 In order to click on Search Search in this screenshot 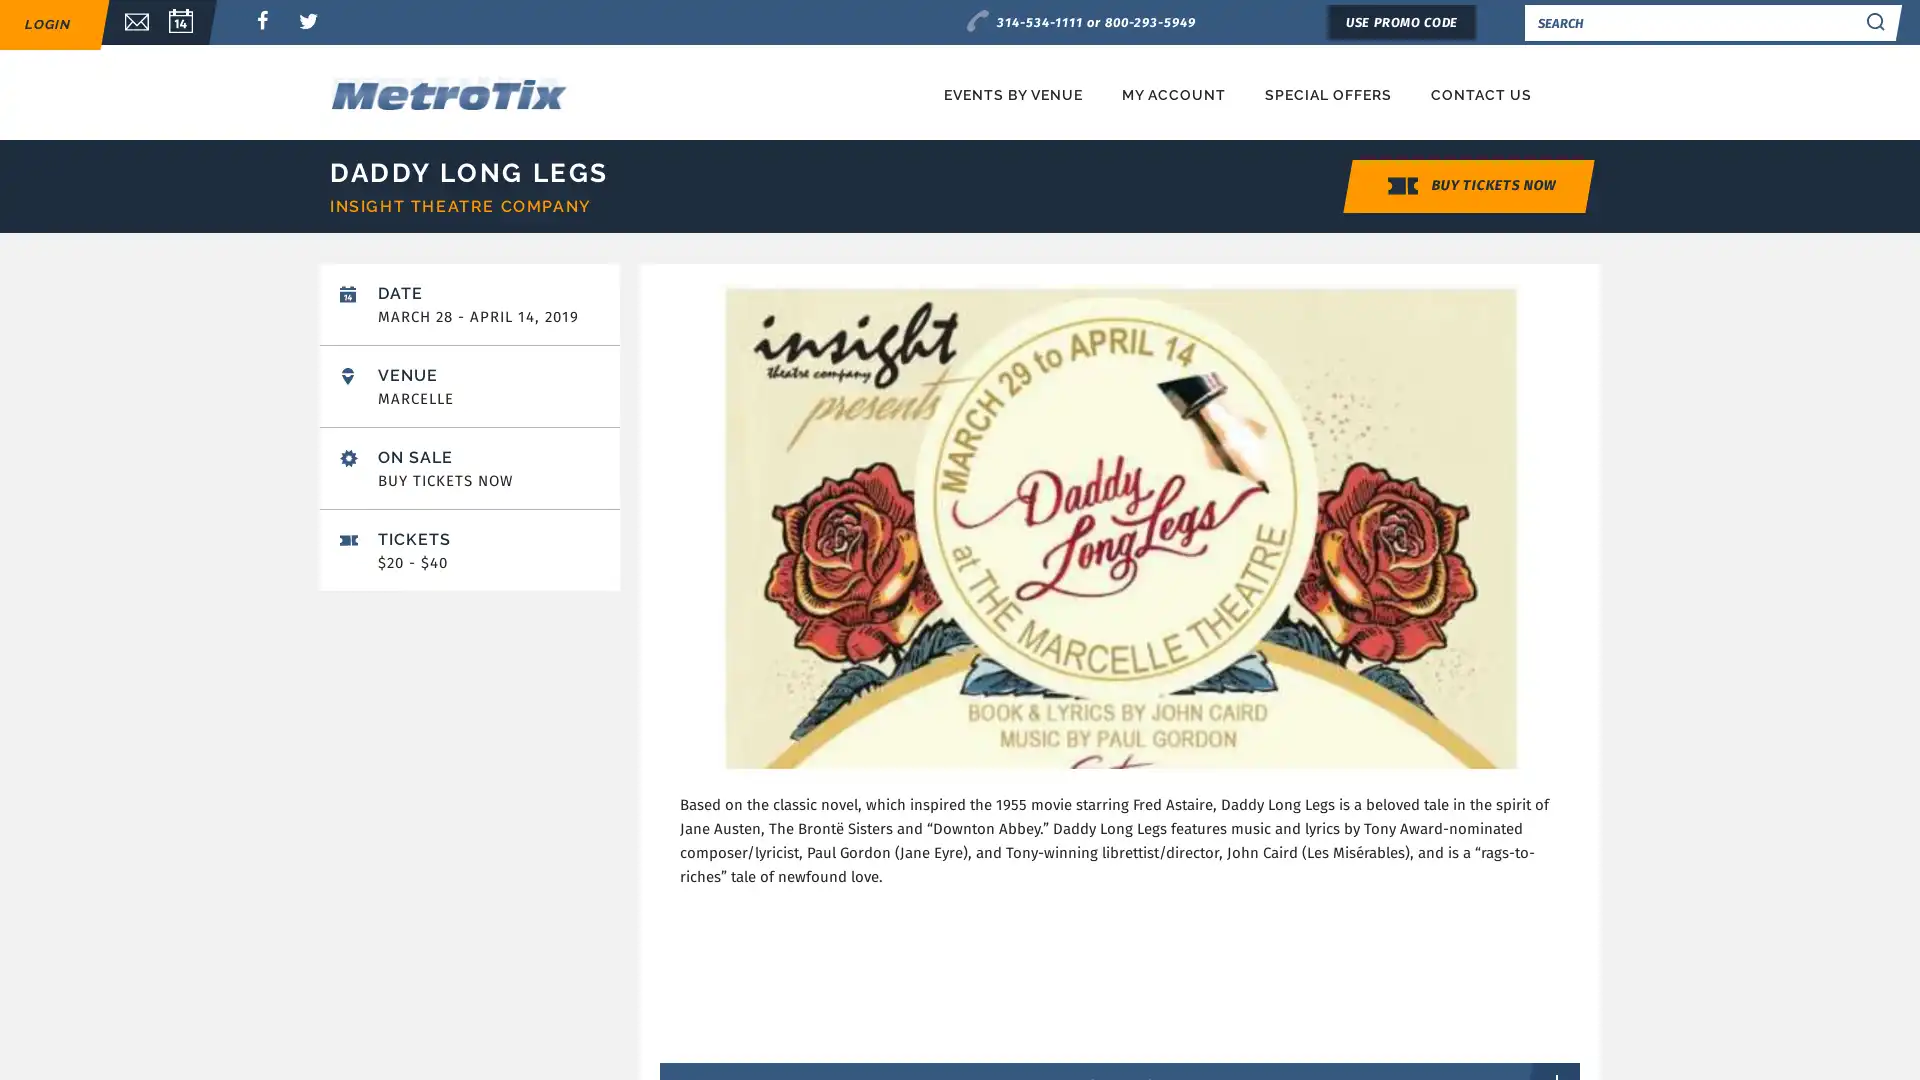, I will do `click(1874, 22)`.